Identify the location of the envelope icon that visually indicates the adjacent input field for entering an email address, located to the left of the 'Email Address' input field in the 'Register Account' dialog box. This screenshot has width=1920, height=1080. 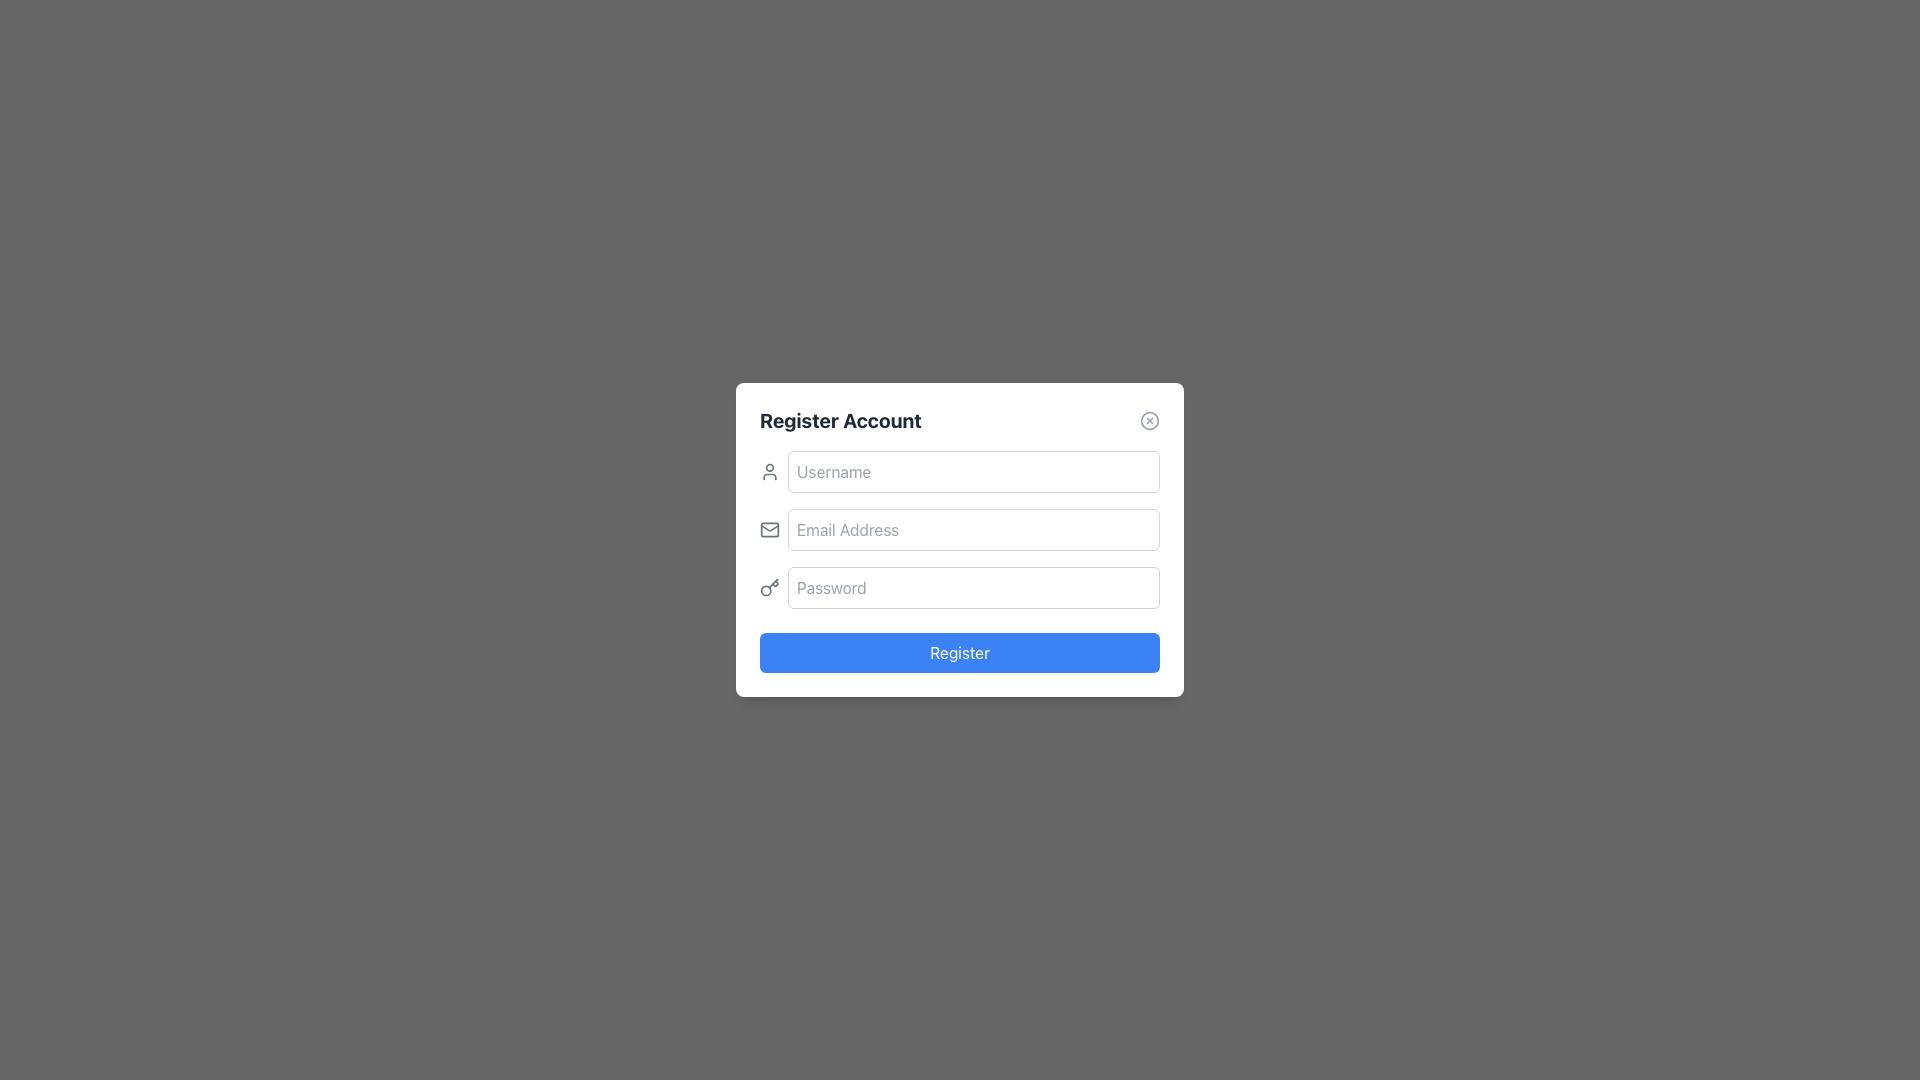
(768, 528).